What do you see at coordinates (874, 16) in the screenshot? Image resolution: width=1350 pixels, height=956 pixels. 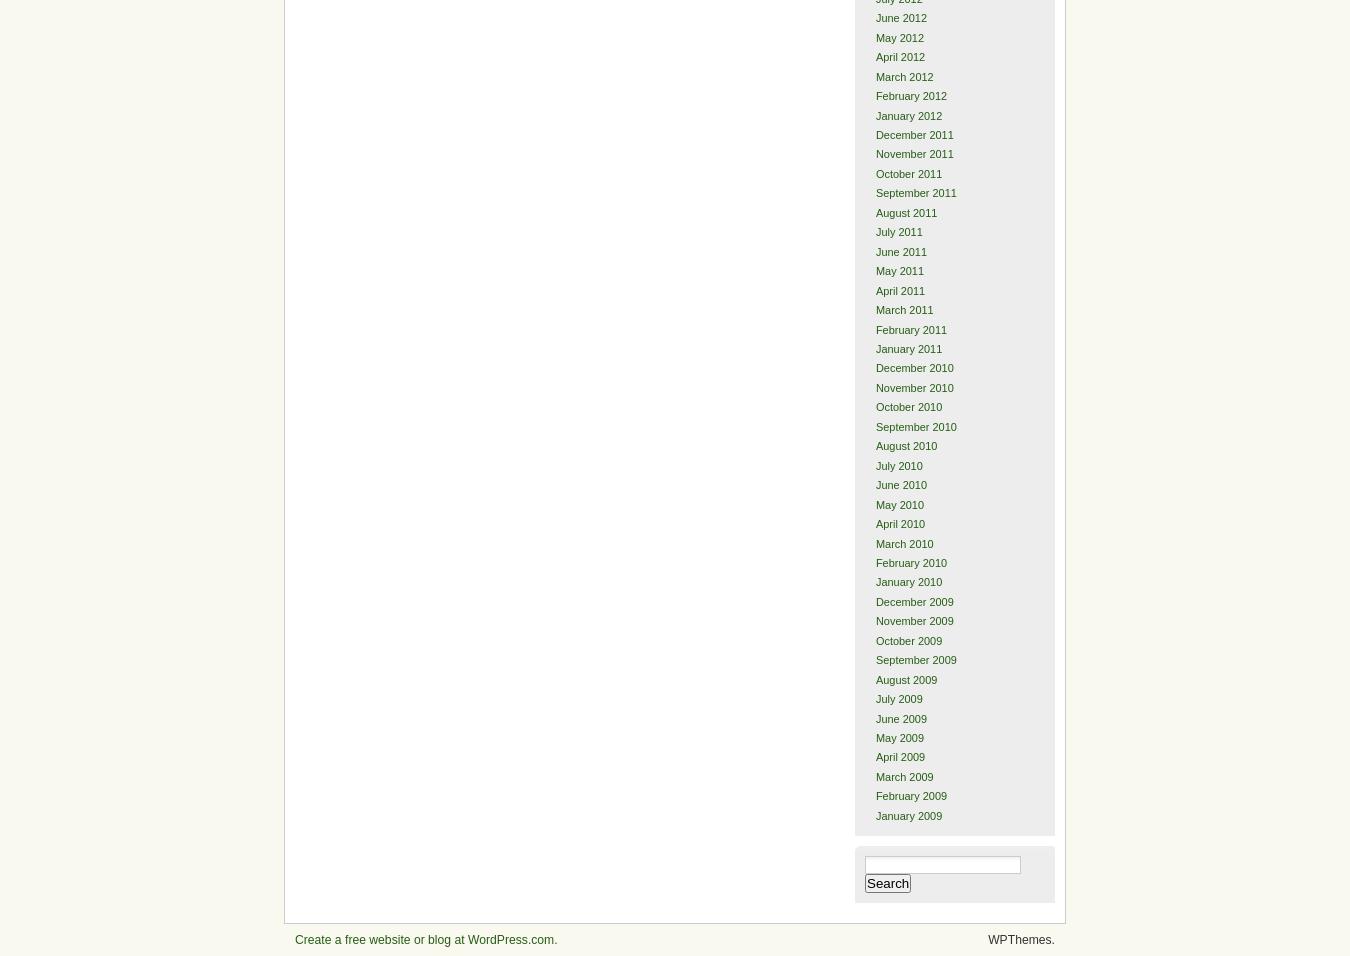 I see `'June 2012'` at bounding box center [874, 16].